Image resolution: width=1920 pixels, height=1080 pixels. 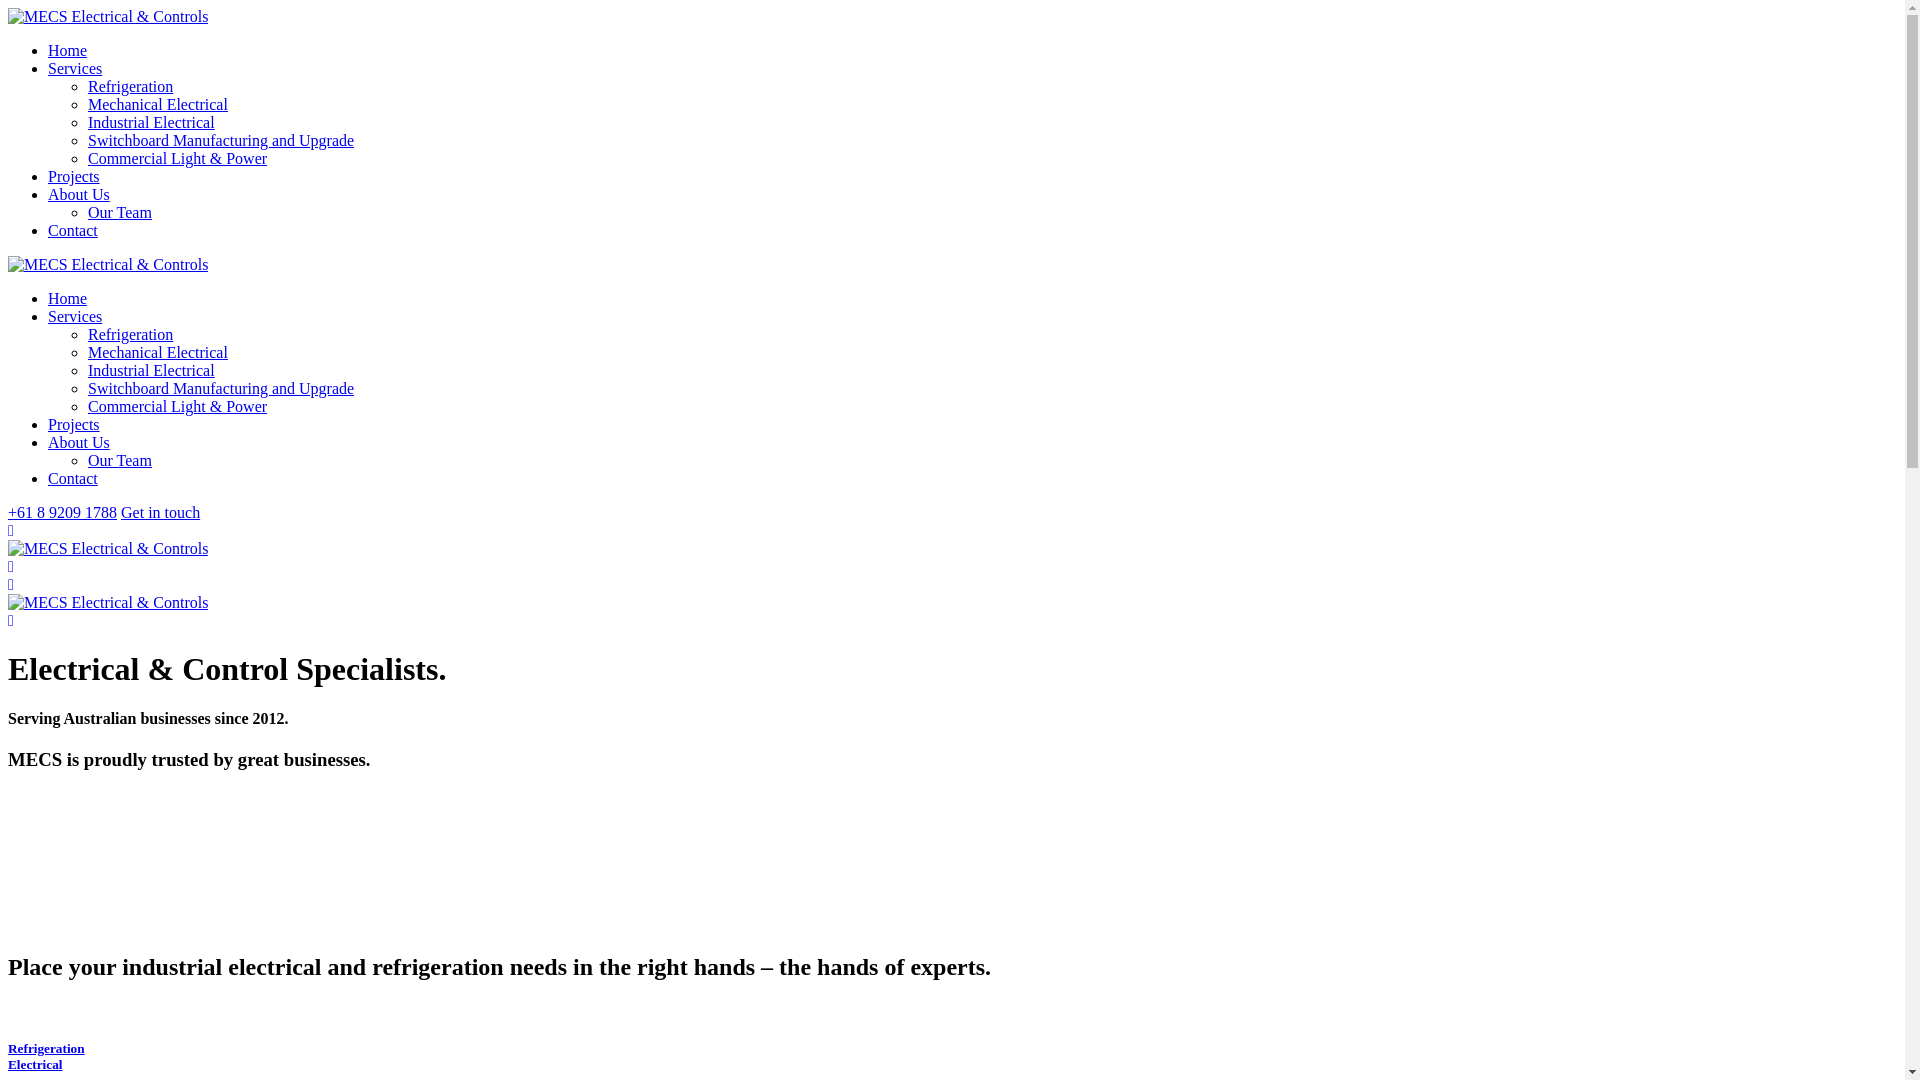 I want to click on 'About Us', so click(x=78, y=194).